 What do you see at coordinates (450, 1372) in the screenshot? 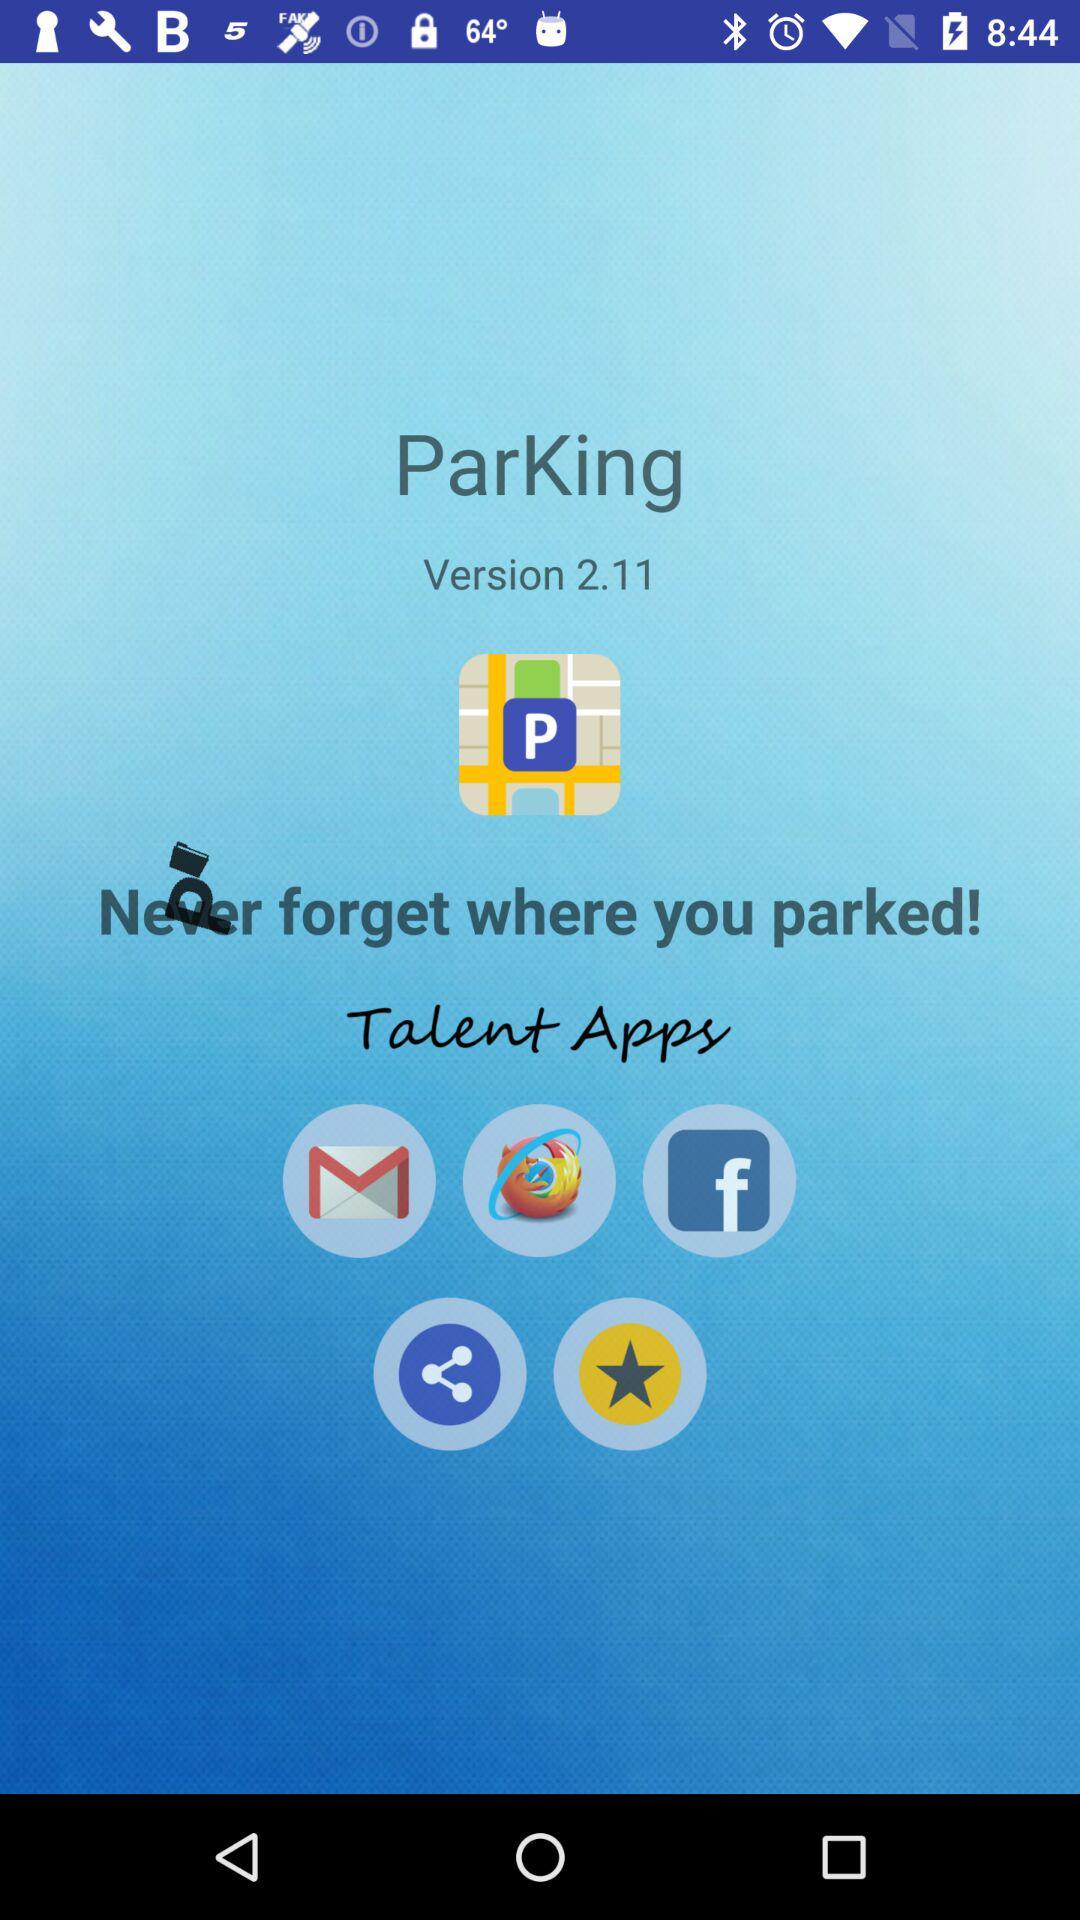
I see `share the app` at bounding box center [450, 1372].